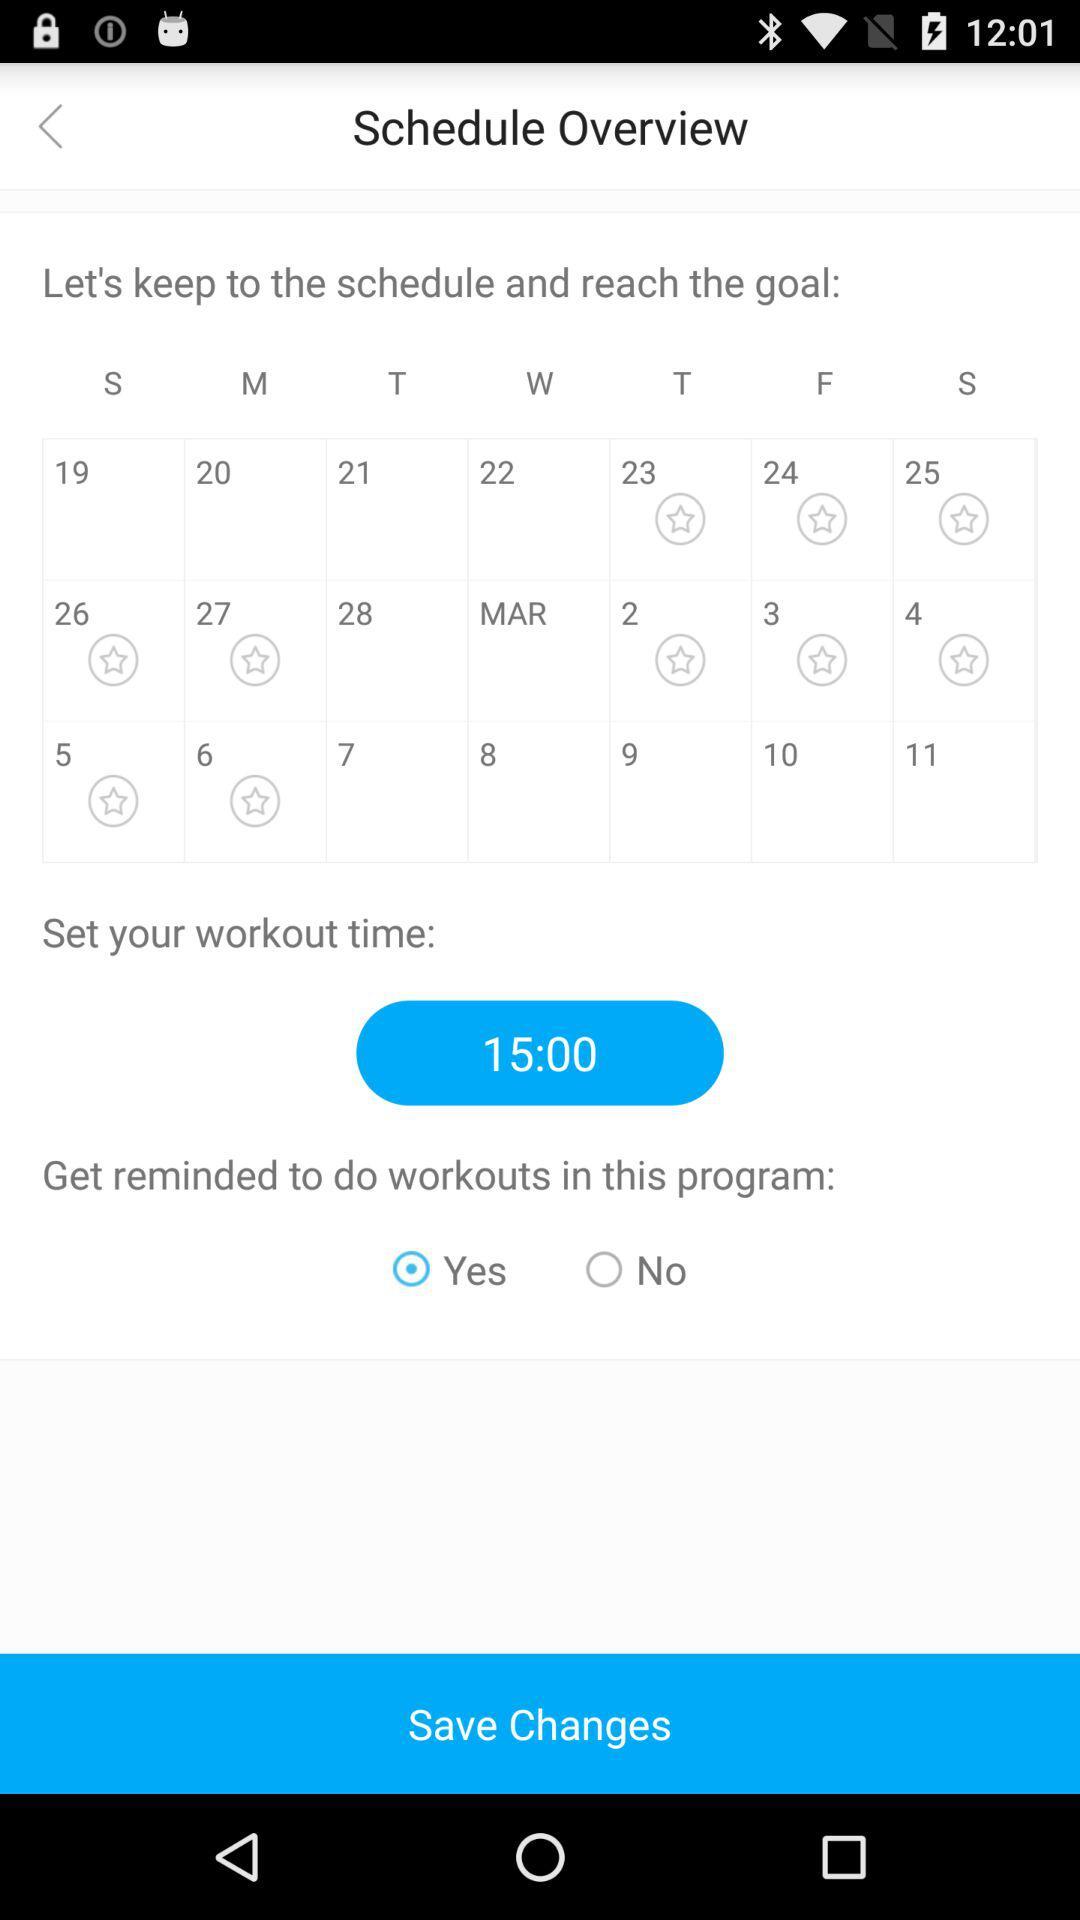 The image size is (1080, 1920). I want to click on item next to the schedule overview item, so click(61, 124).